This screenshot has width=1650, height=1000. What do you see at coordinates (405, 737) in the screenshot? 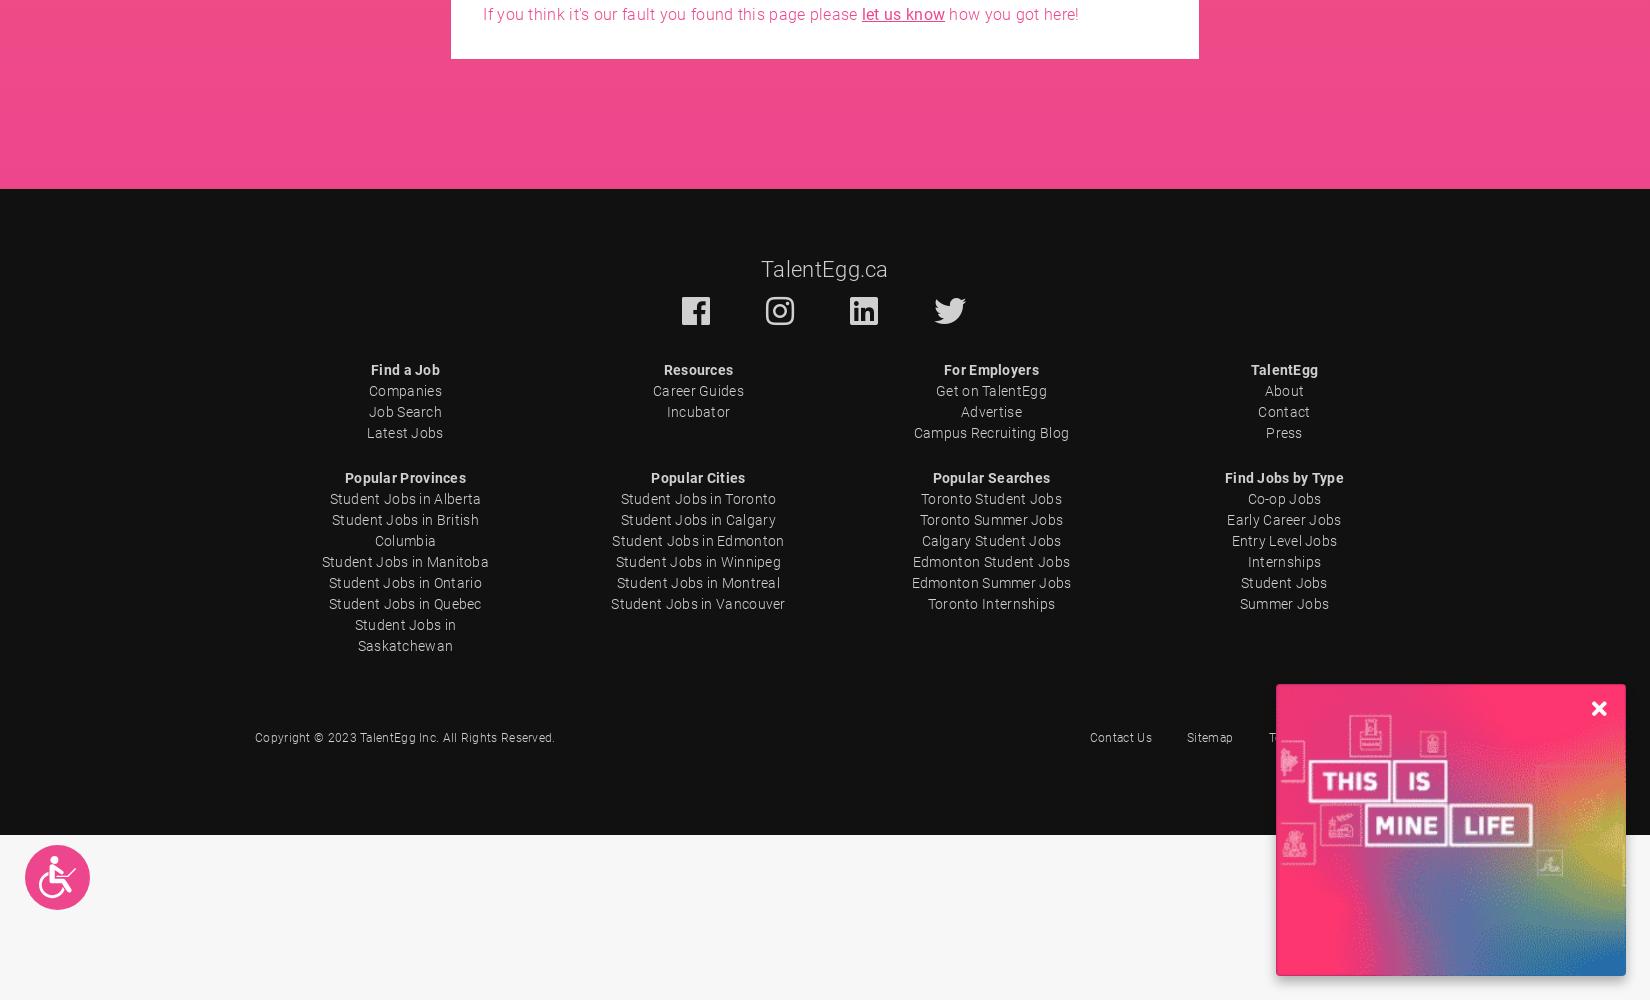
I see `'Copyright © 2023 TalentEgg Inc. All Rights Reserved.'` at bounding box center [405, 737].